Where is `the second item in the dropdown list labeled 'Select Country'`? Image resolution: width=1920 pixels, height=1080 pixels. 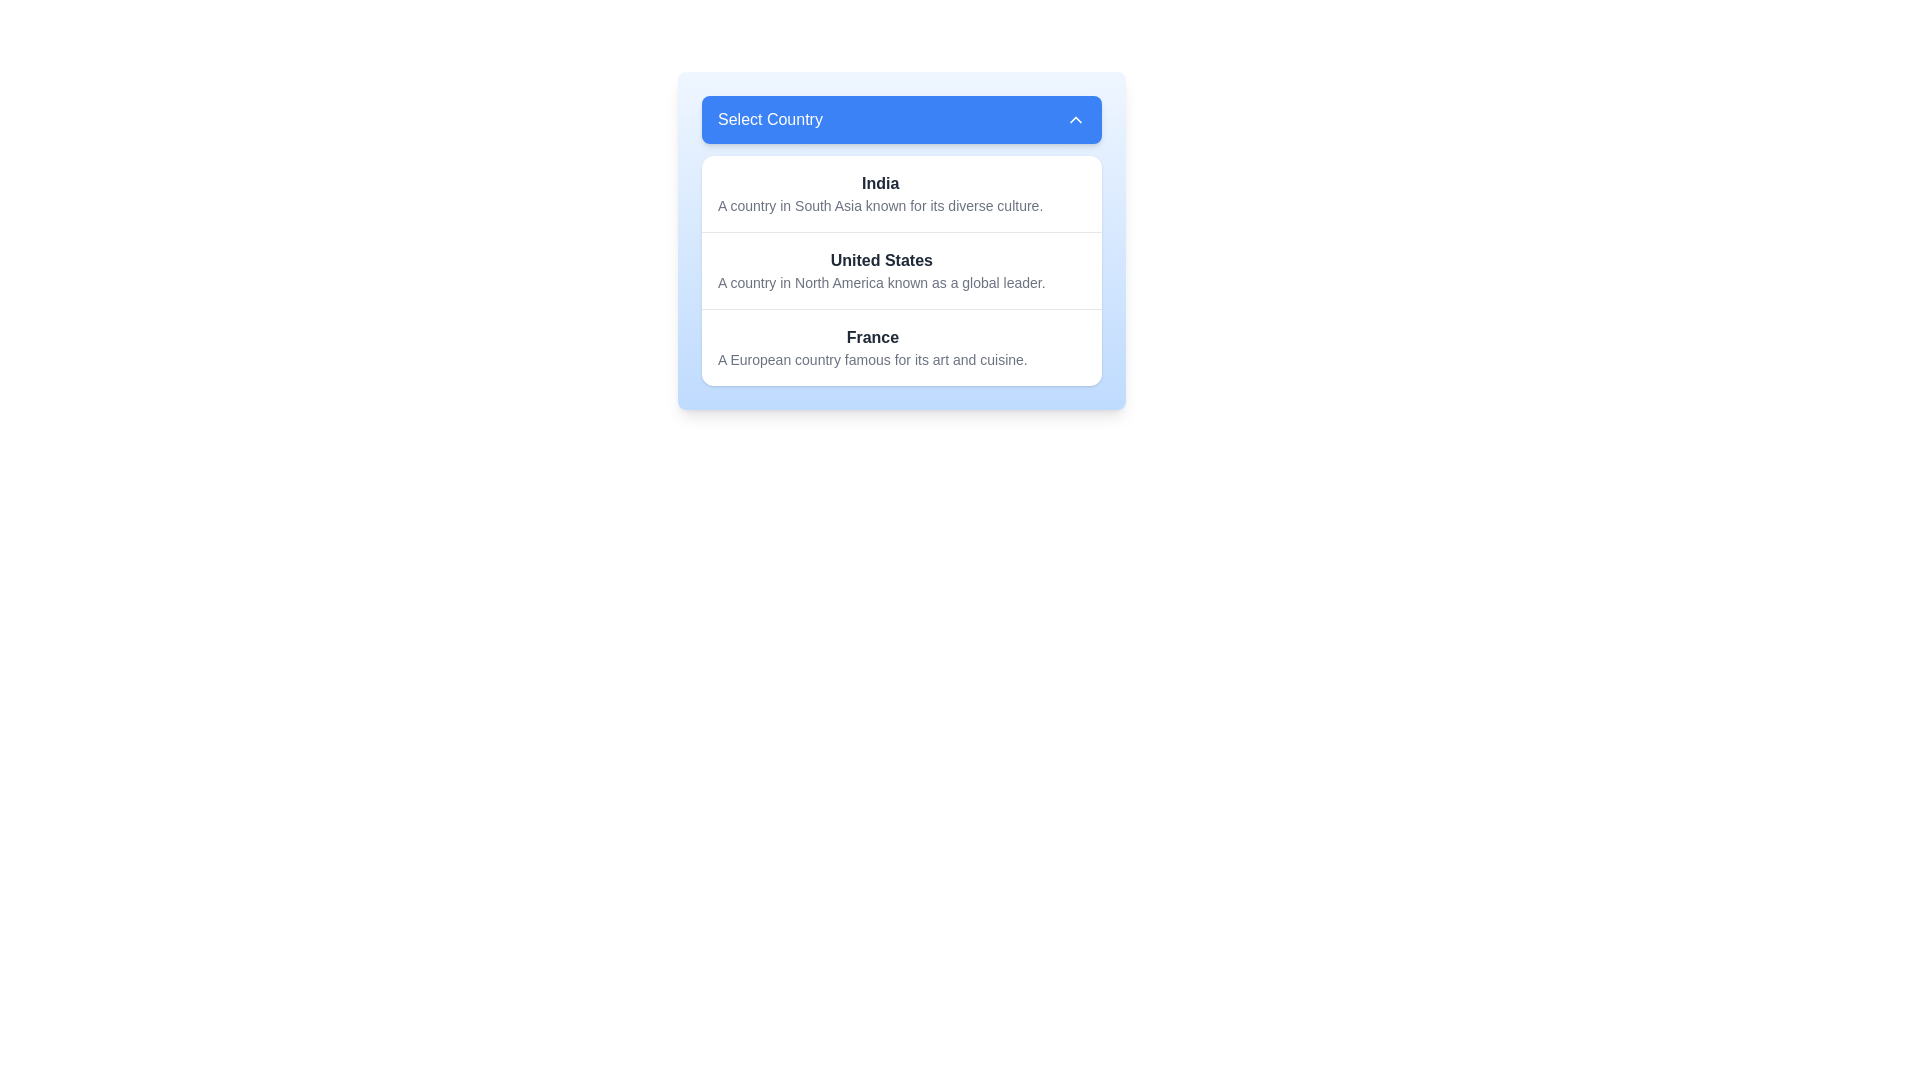
the second item in the dropdown list labeled 'Select Country' is located at coordinates (901, 270).